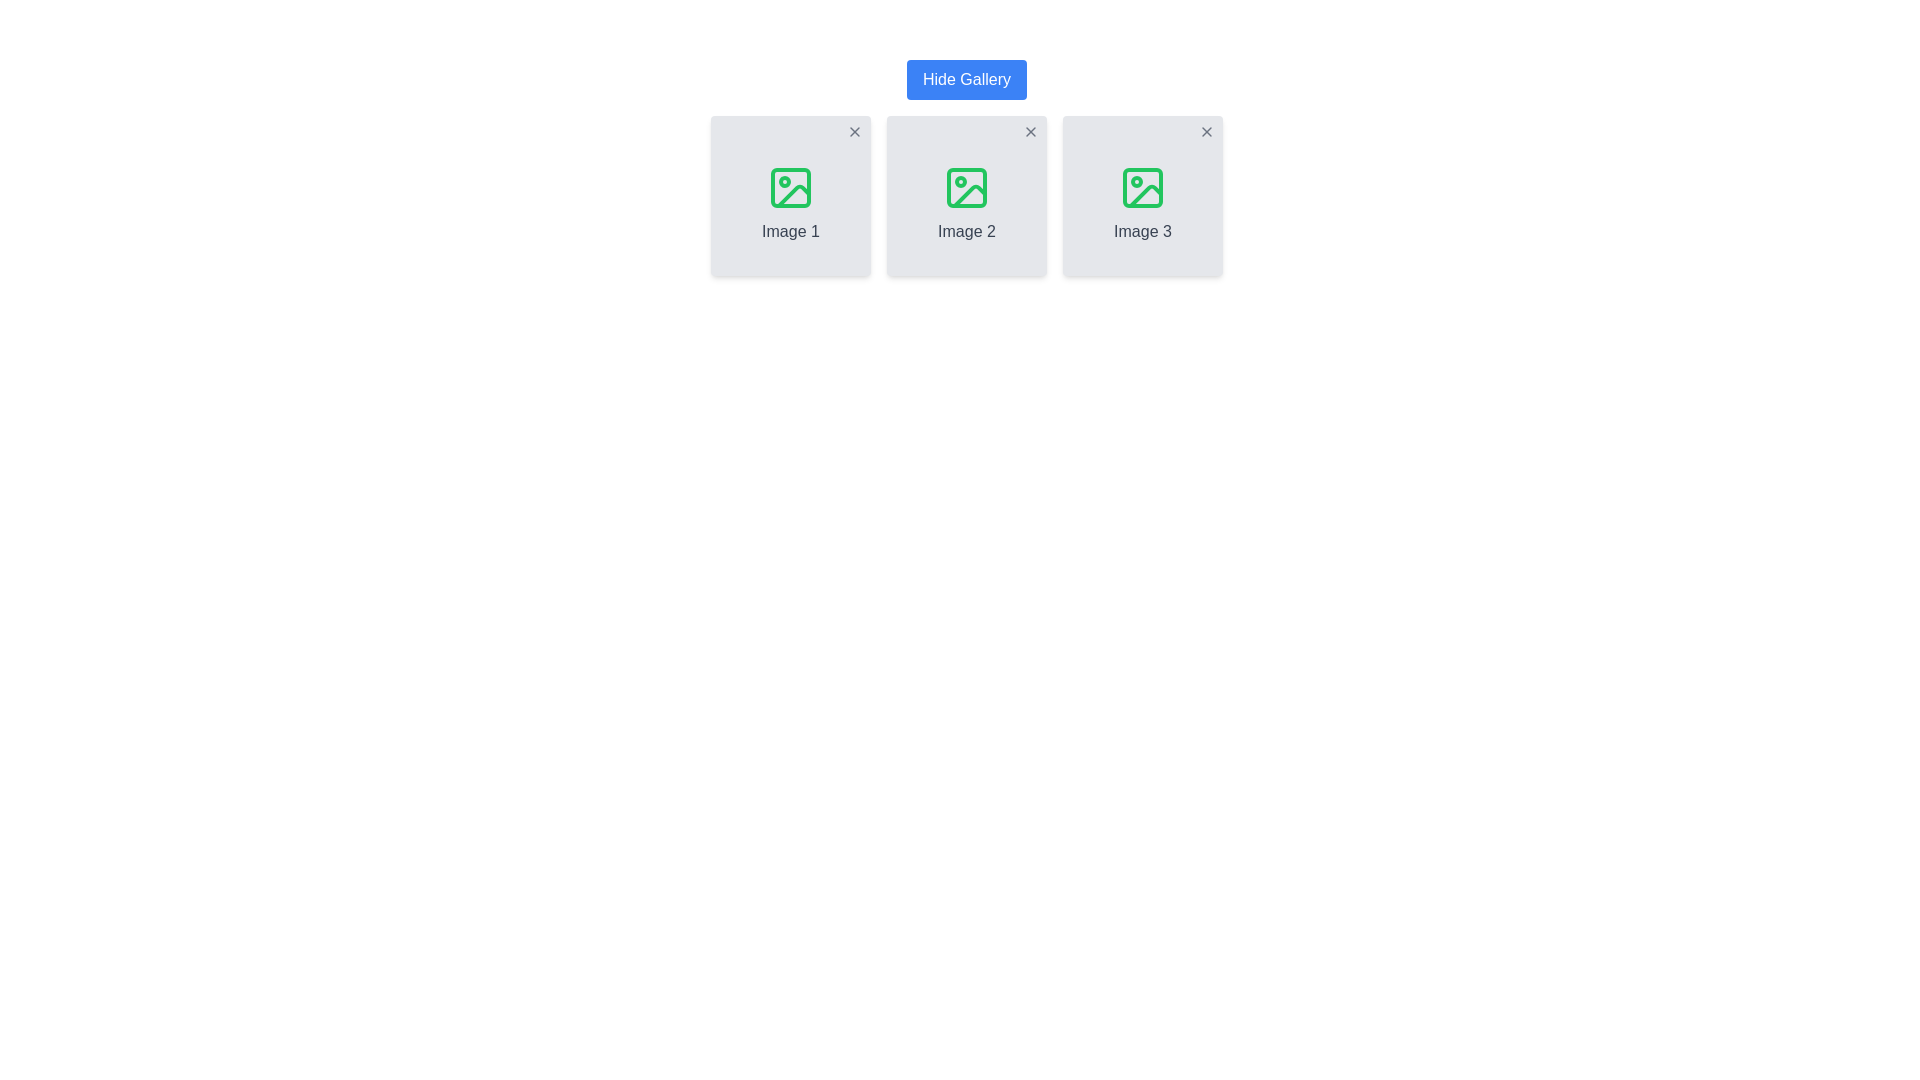 This screenshot has width=1920, height=1080. I want to click on the SVG graphic icon representing an image placeholder in the first card of the gallery, positioned beneath the close button and above the 'Image 1' label, so click(790, 188).